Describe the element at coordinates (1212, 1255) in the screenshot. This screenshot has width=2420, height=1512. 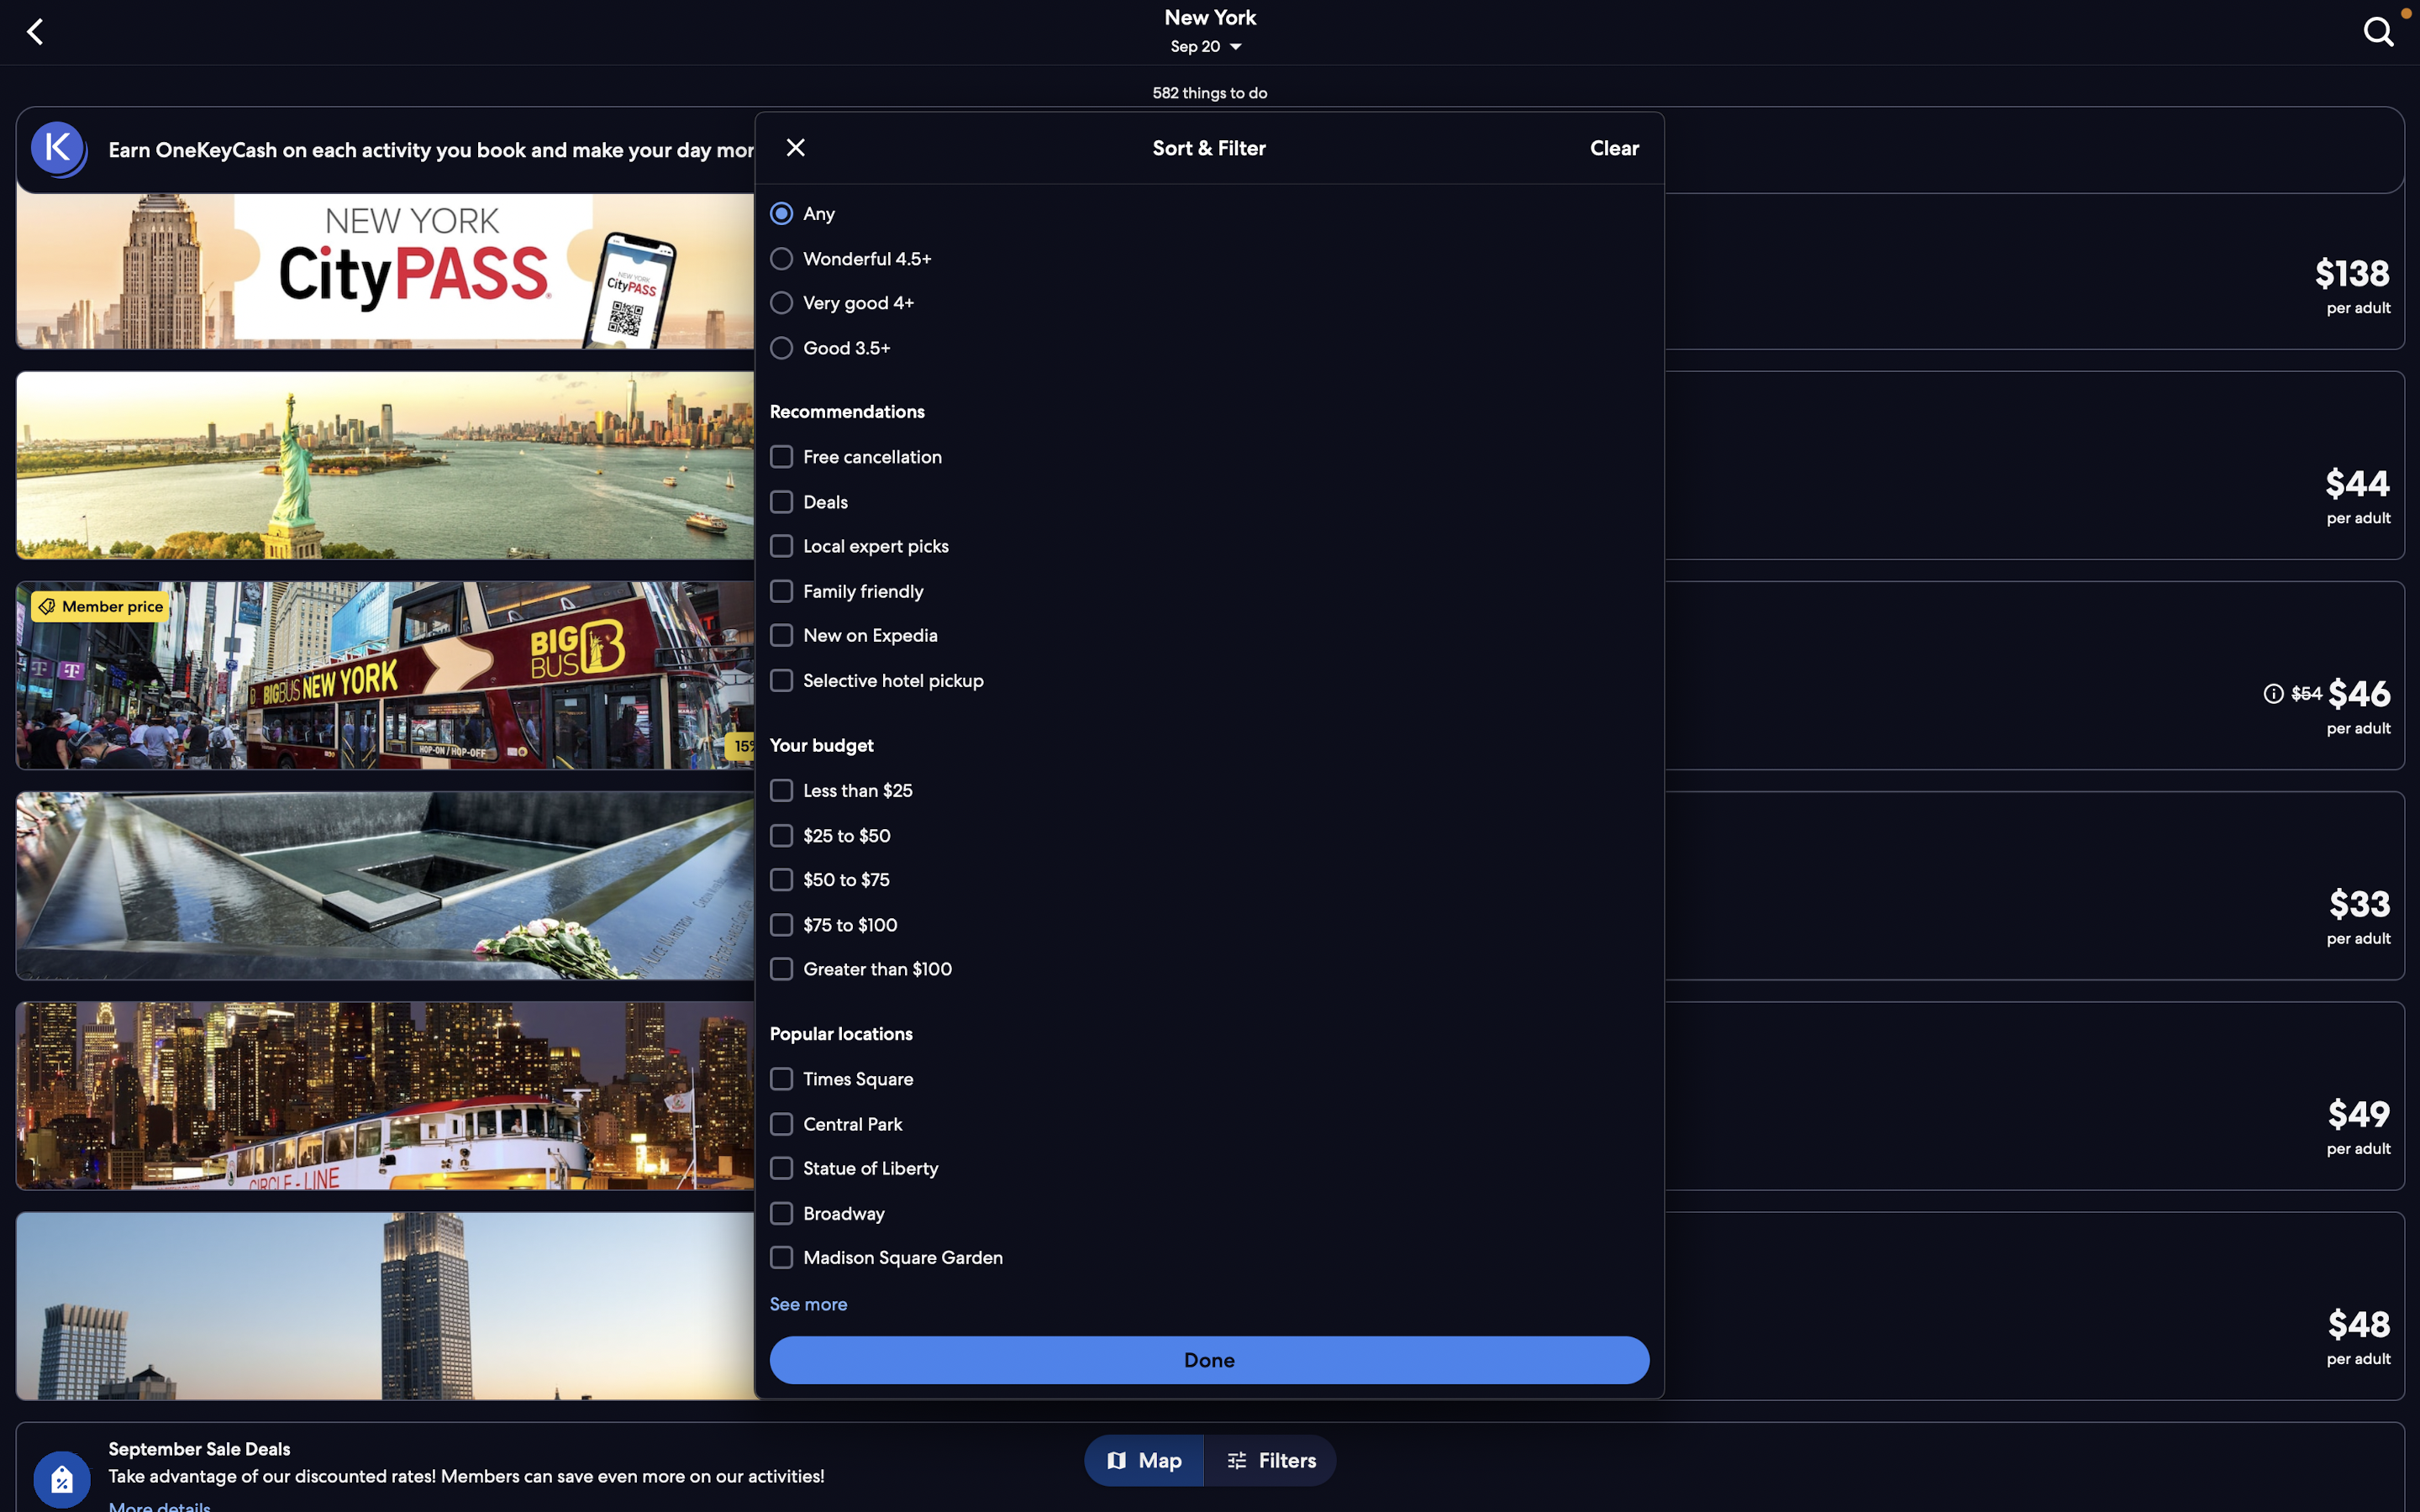
I see `Look for sites nearby "Broadway"` at that location.